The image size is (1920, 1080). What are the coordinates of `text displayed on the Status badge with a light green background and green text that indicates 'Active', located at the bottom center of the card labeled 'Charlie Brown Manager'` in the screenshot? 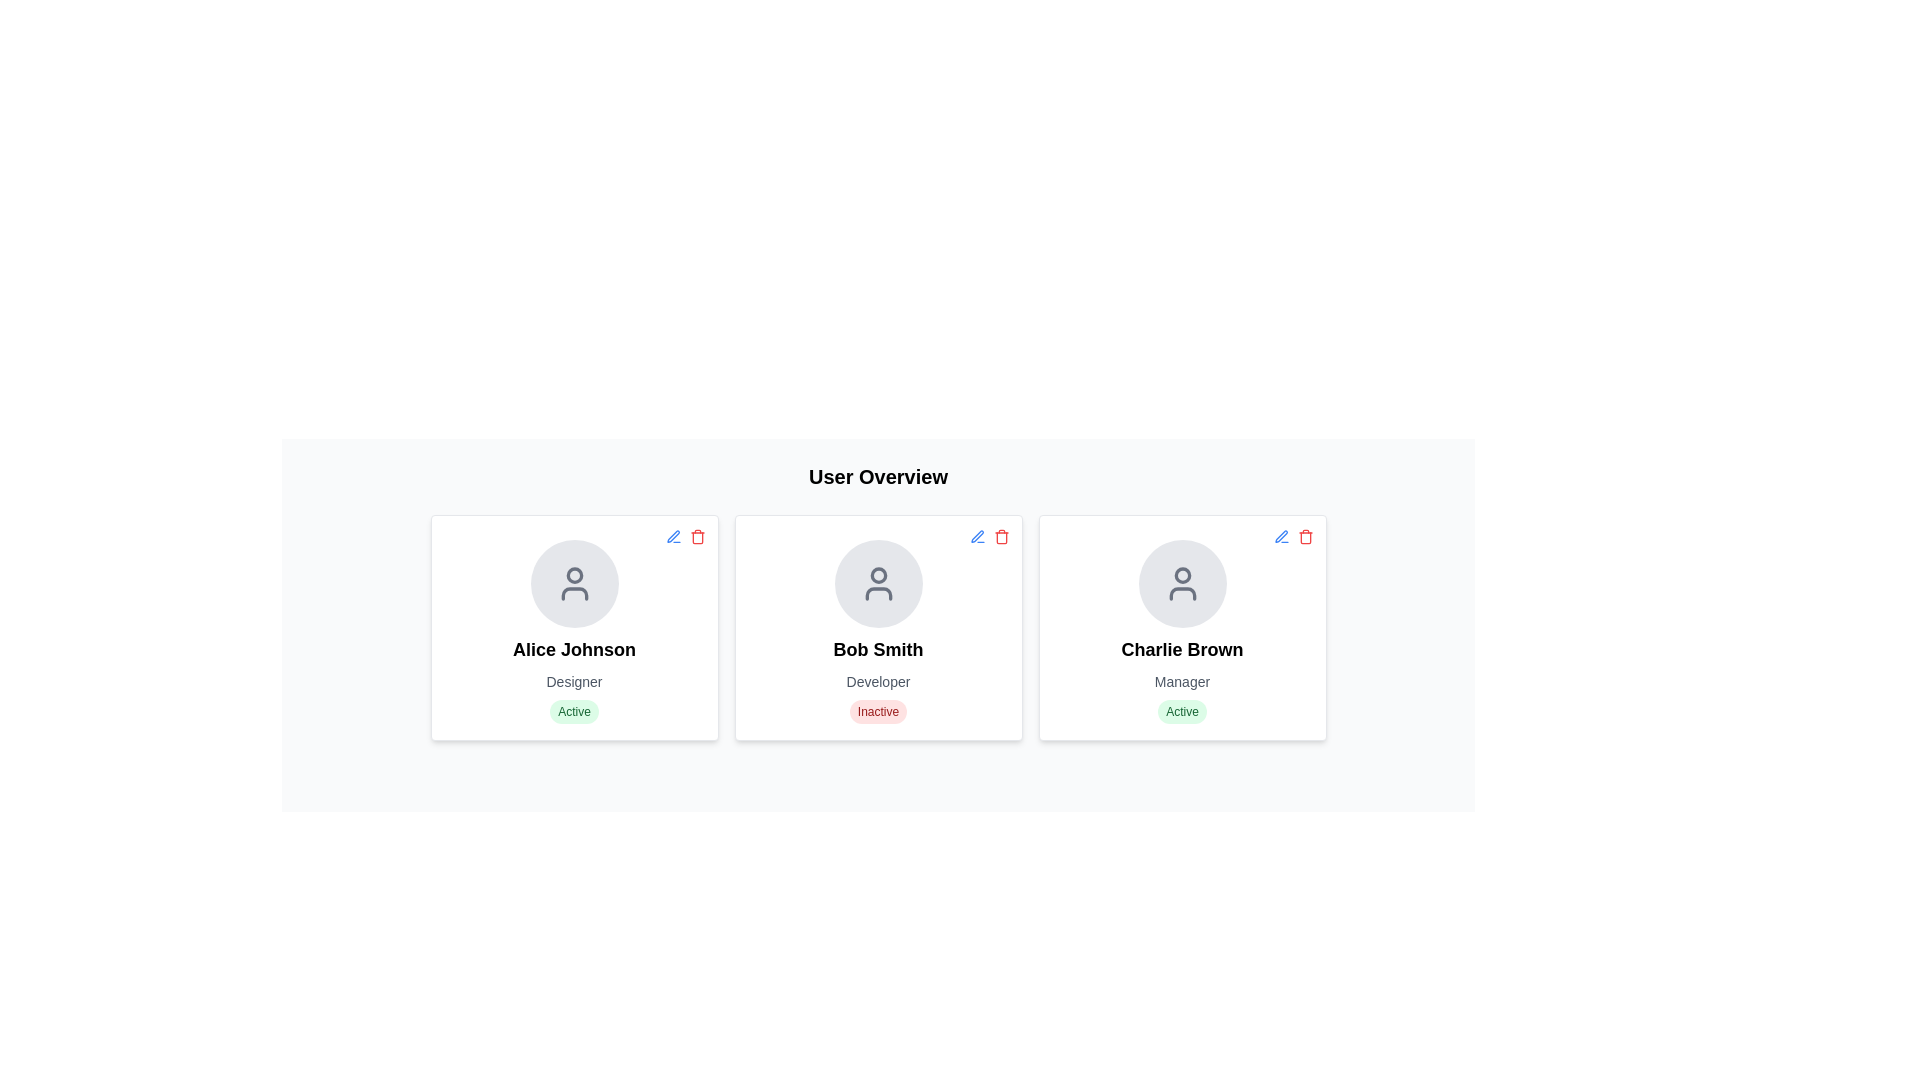 It's located at (1182, 711).